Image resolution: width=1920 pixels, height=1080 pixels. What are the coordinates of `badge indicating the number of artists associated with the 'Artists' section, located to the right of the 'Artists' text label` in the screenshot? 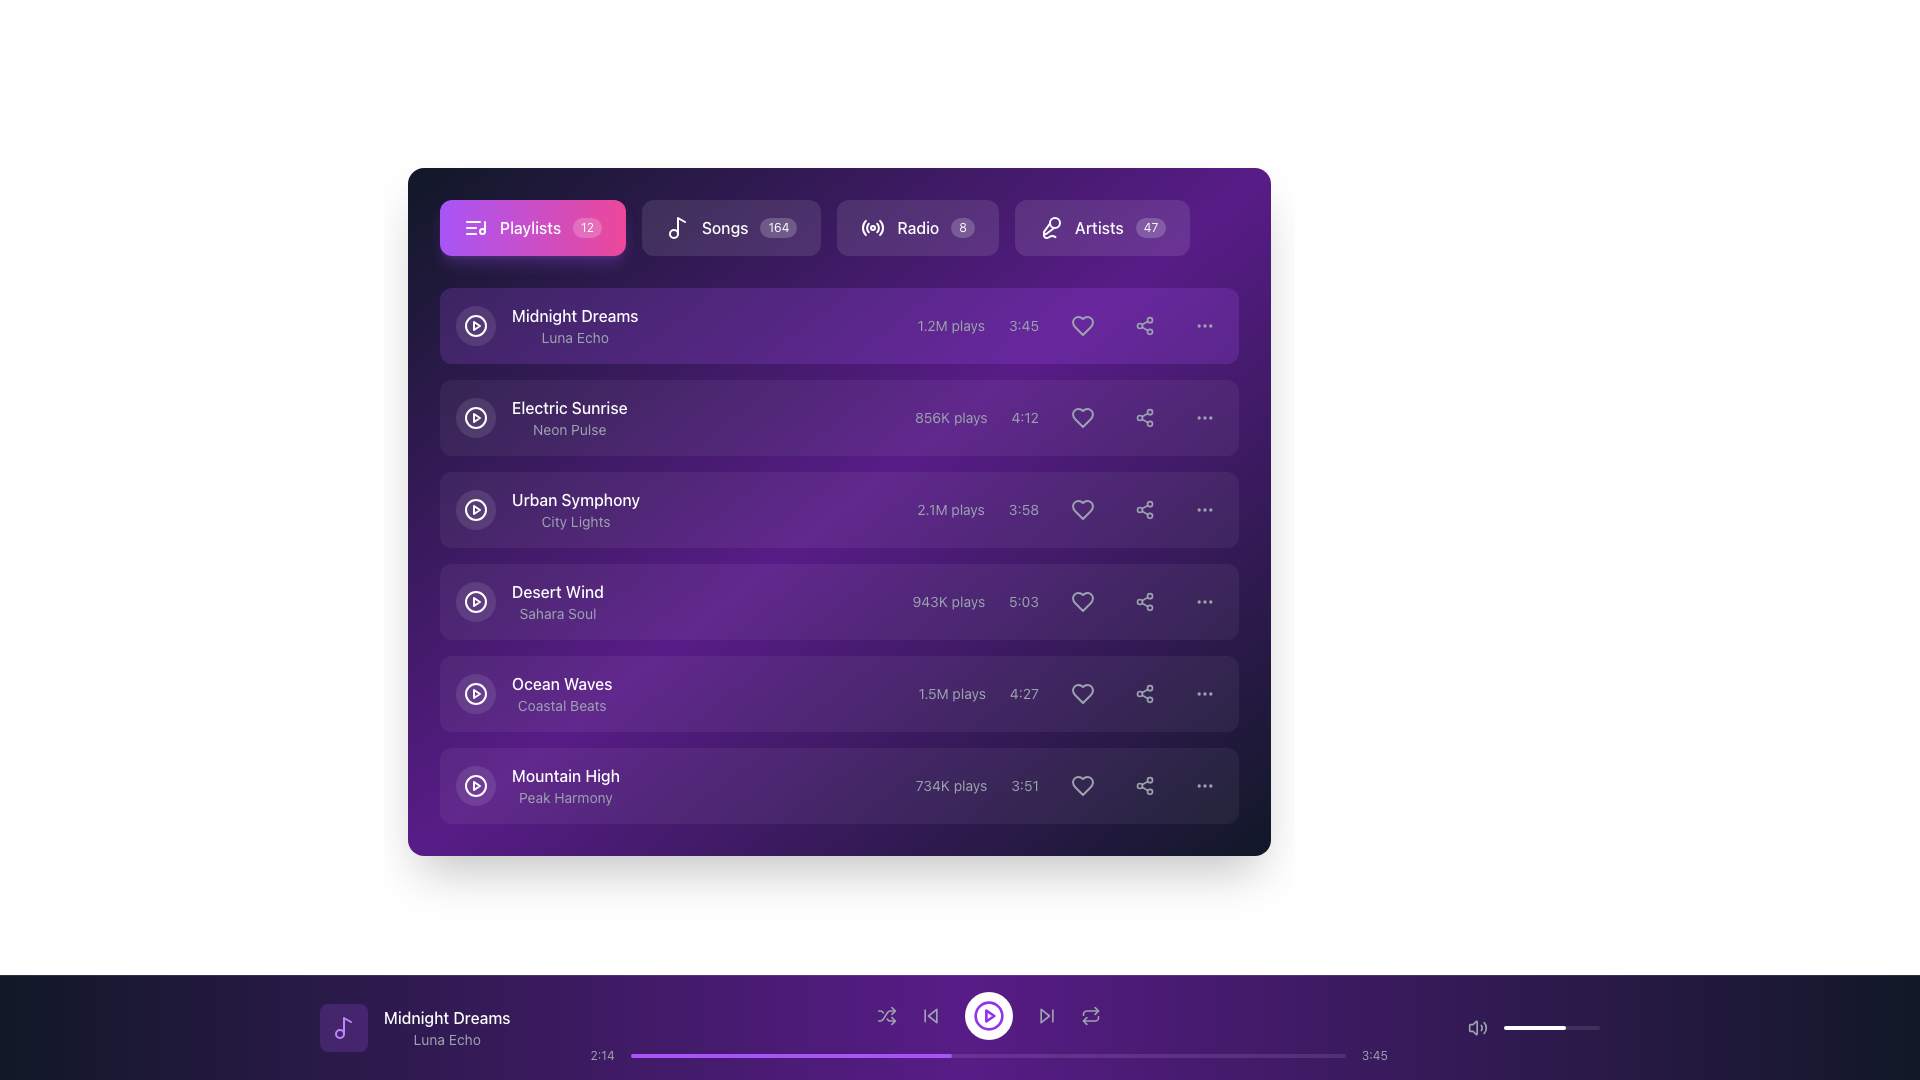 It's located at (1151, 226).